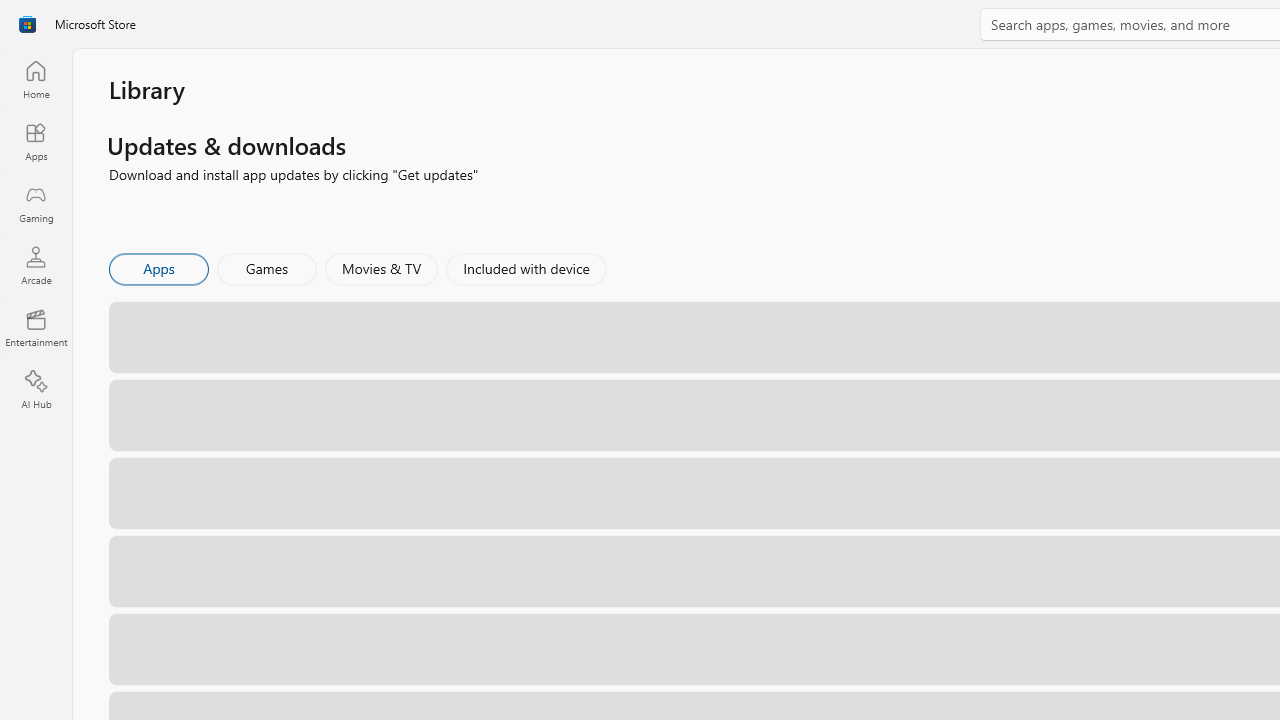 This screenshot has width=1280, height=720. Describe the element at coordinates (266, 267) in the screenshot. I see `'Games'` at that location.